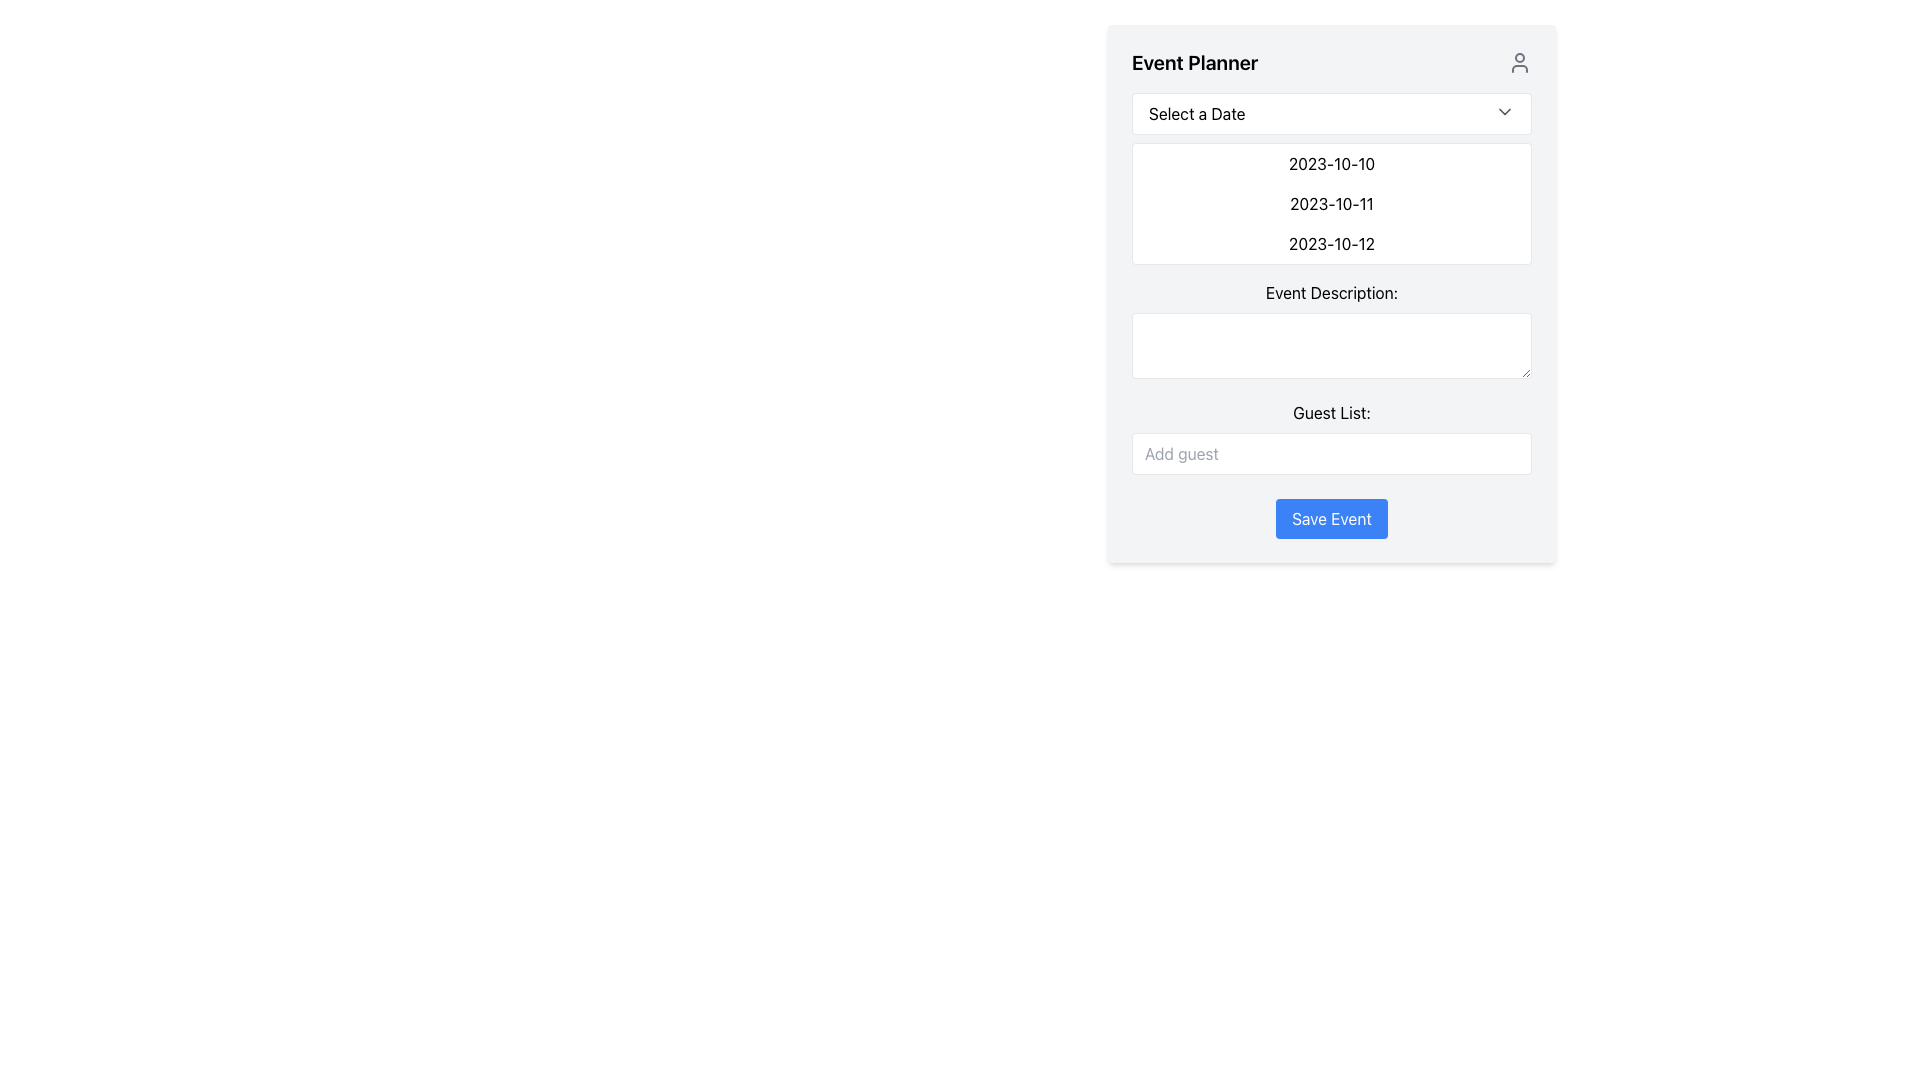 This screenshot has width=1920, height=1080. What do you see at coordinates (1331, 204) in the screenshot?
I see `the date selection dropdown menu item displaying '2023-10-11', which is the second item in the list under the 'Select a Date' component` at bounding box center [1331, 204].